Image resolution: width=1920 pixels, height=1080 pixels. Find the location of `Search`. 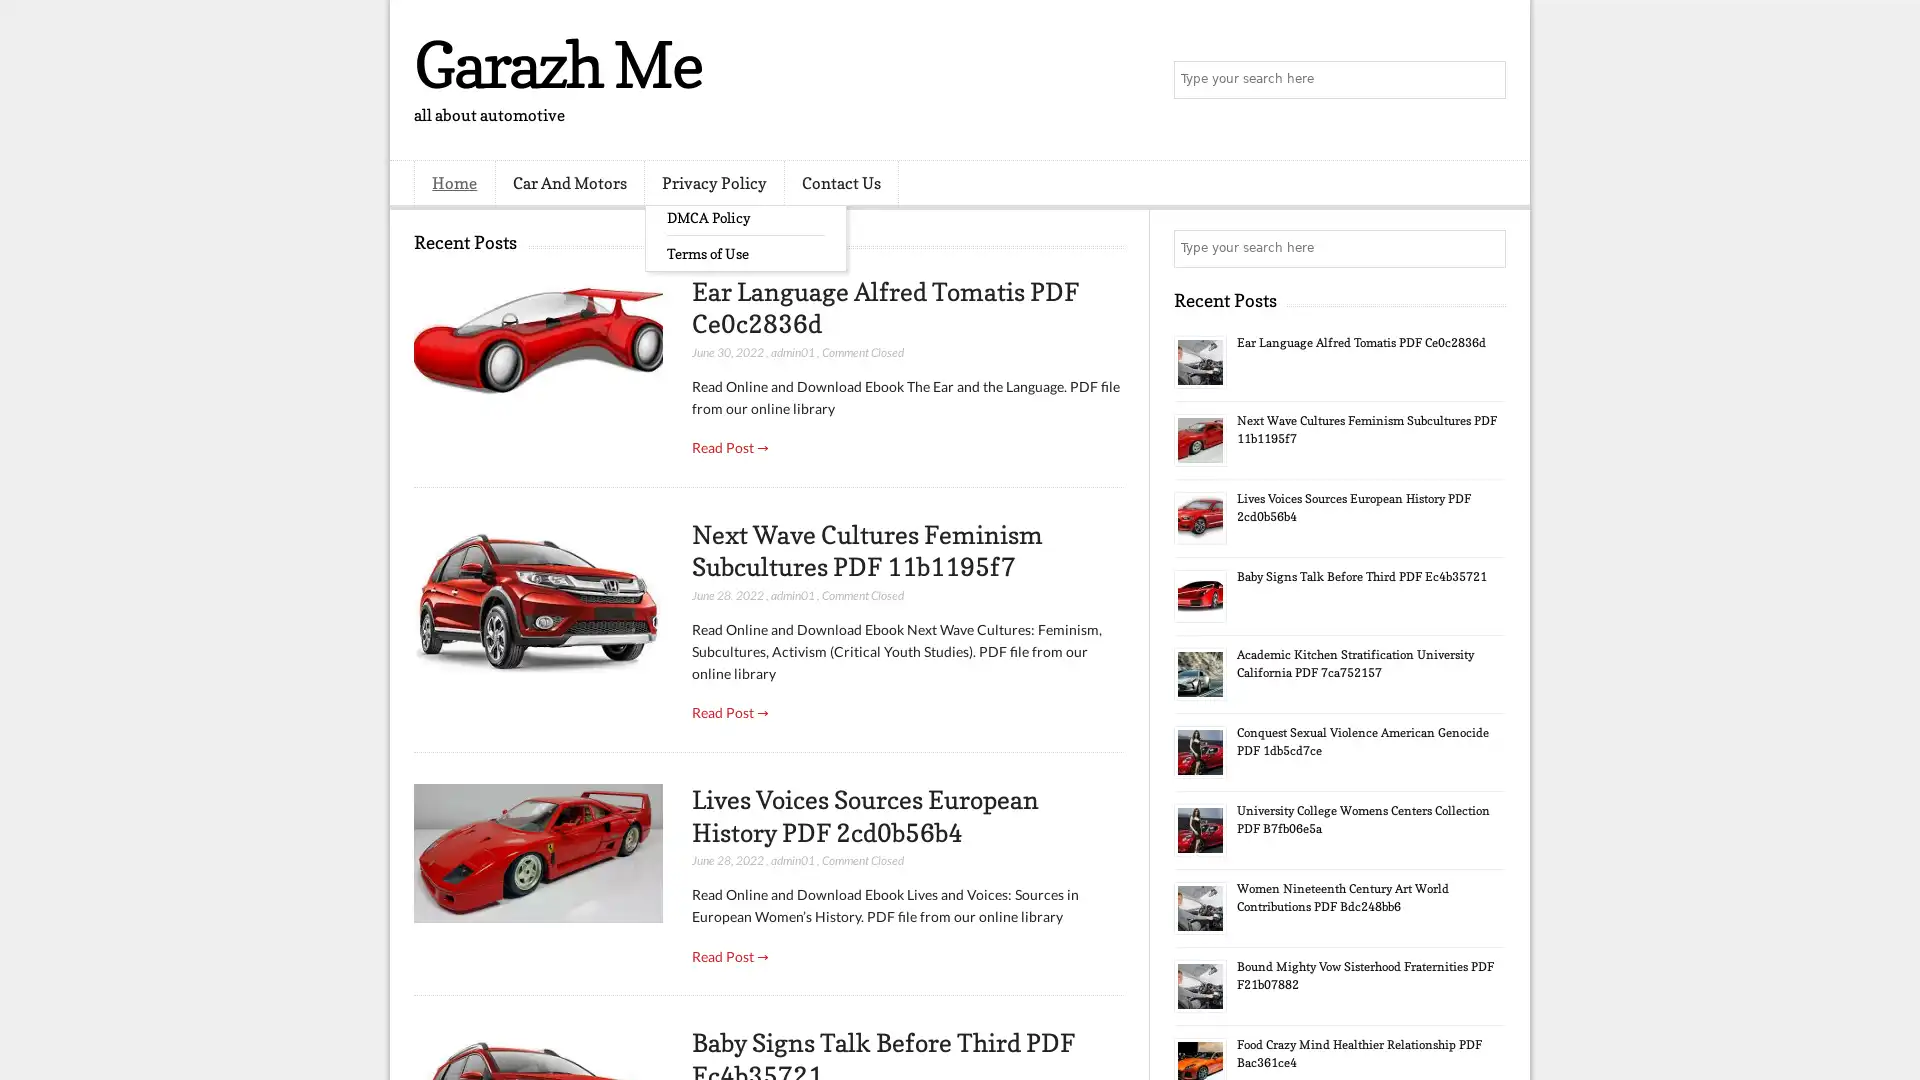

Search is located at coordinates (1485, 248).